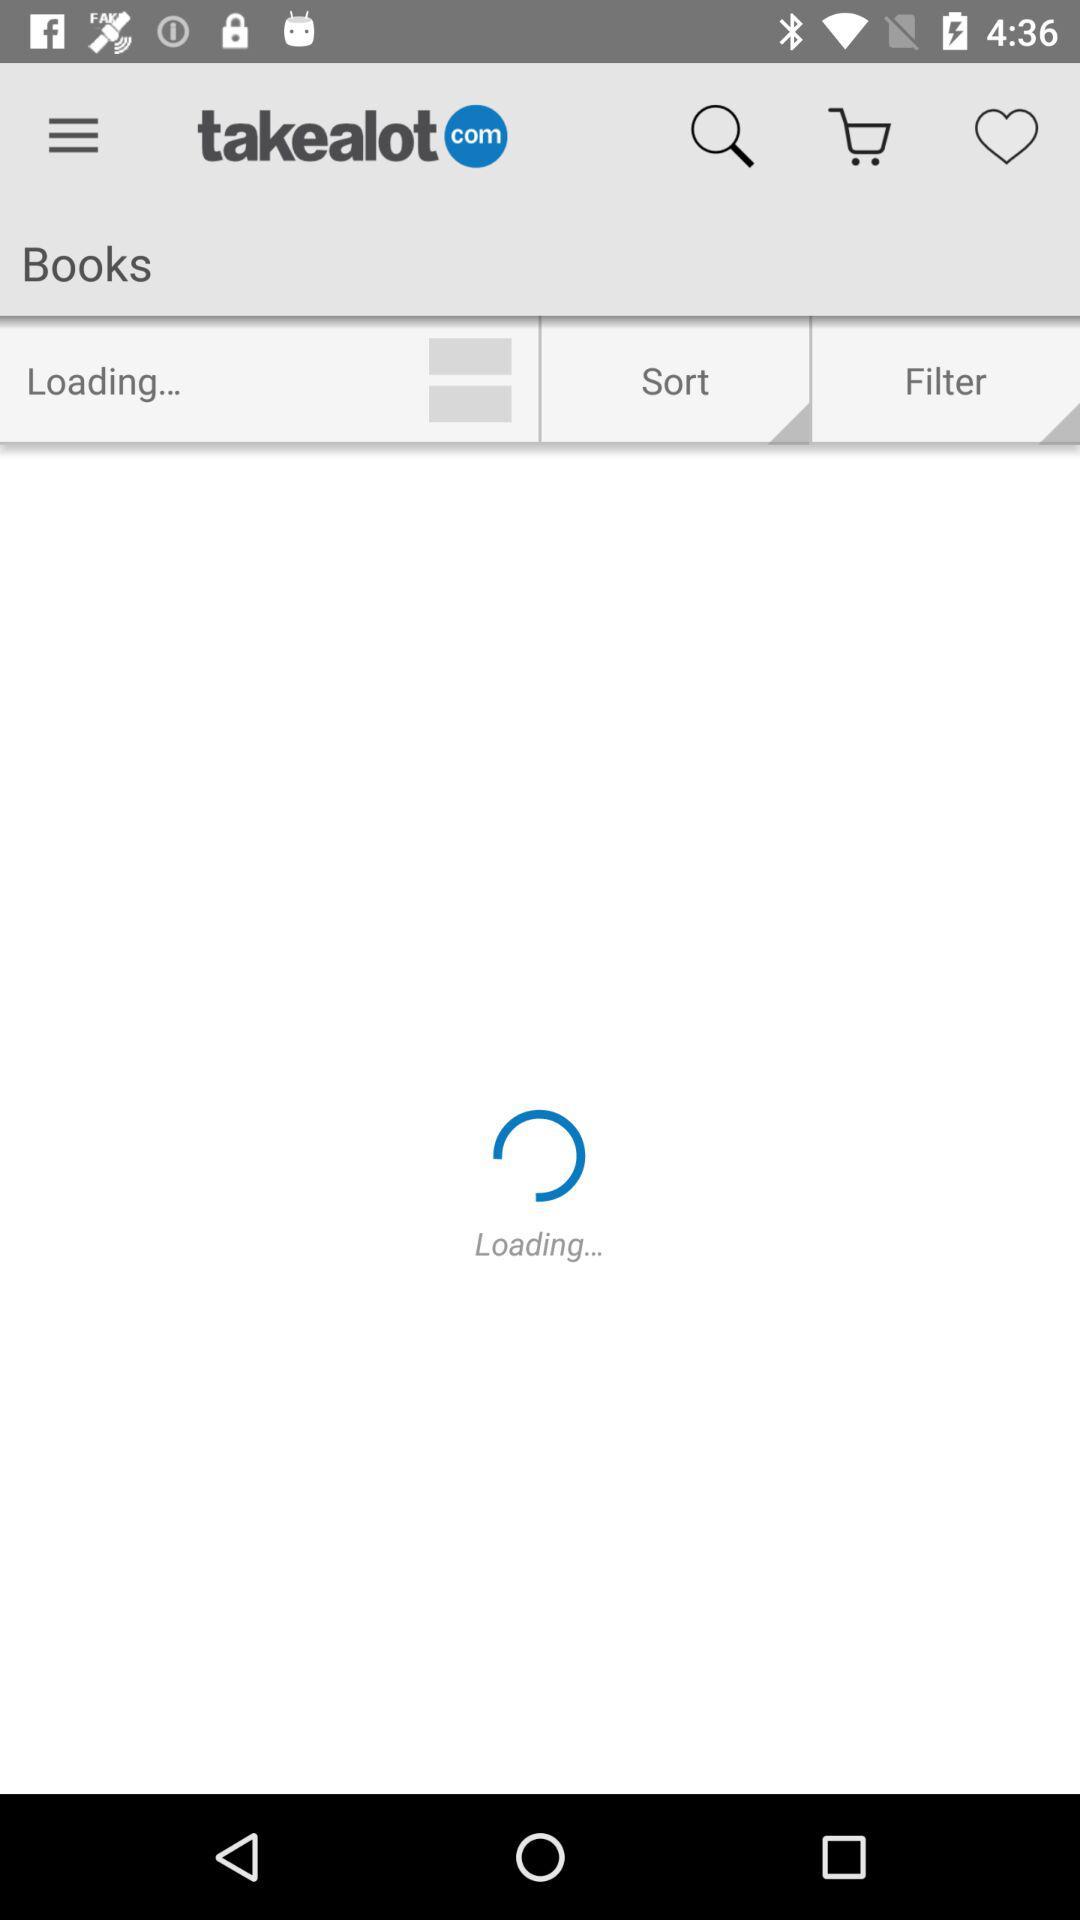 The height and width of the screenshot is (1920, 1080). I want to click on the icon above books, so click(72, 135).